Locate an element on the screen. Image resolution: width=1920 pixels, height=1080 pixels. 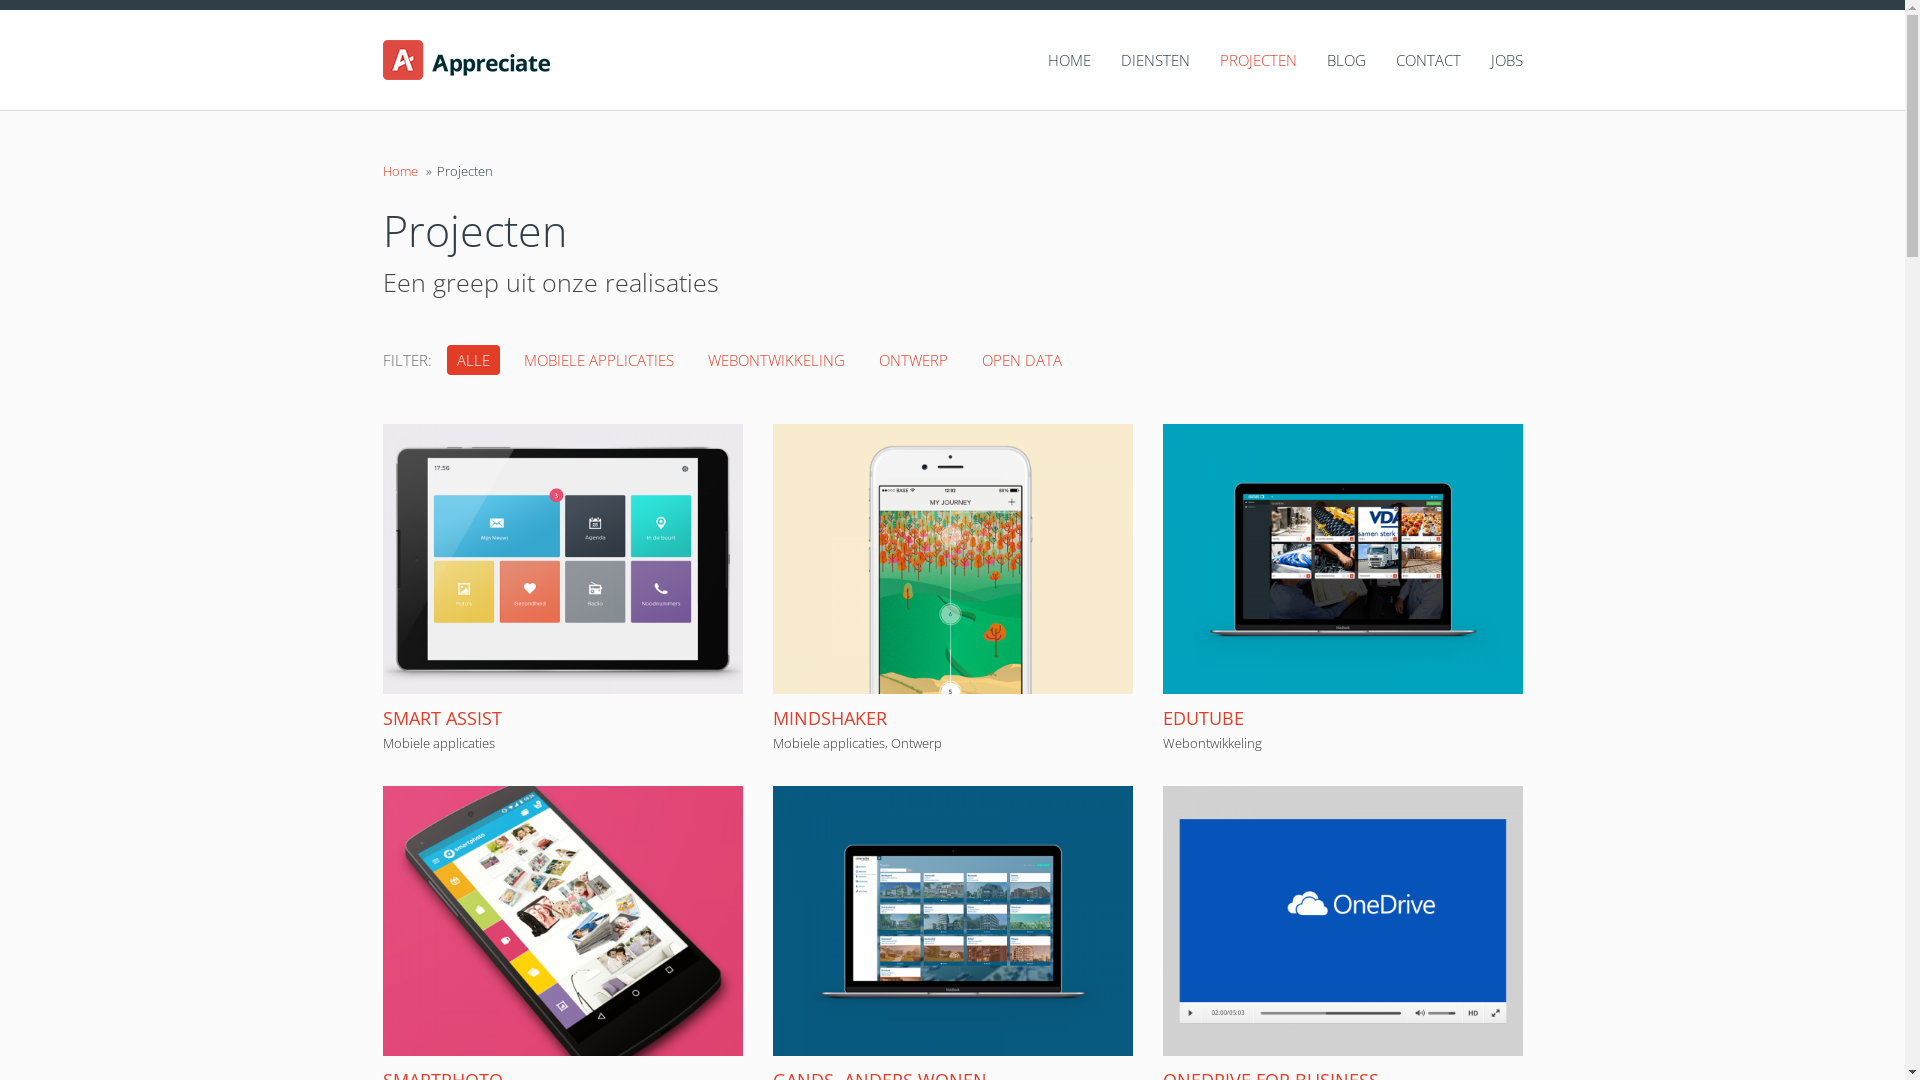
'Webontwikkeling' is located at coordinates (1161, 743).